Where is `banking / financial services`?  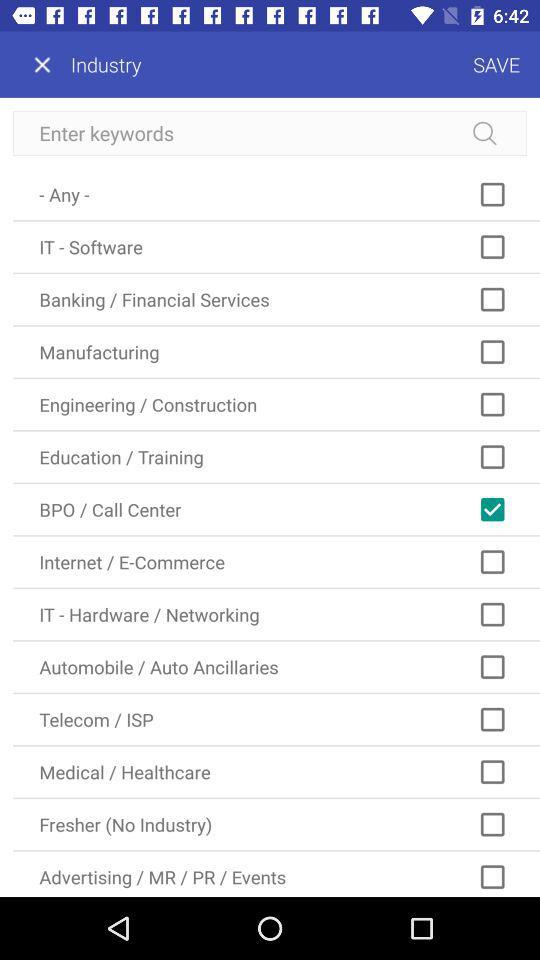
banking / financial services is located at coordinates (275, 298).